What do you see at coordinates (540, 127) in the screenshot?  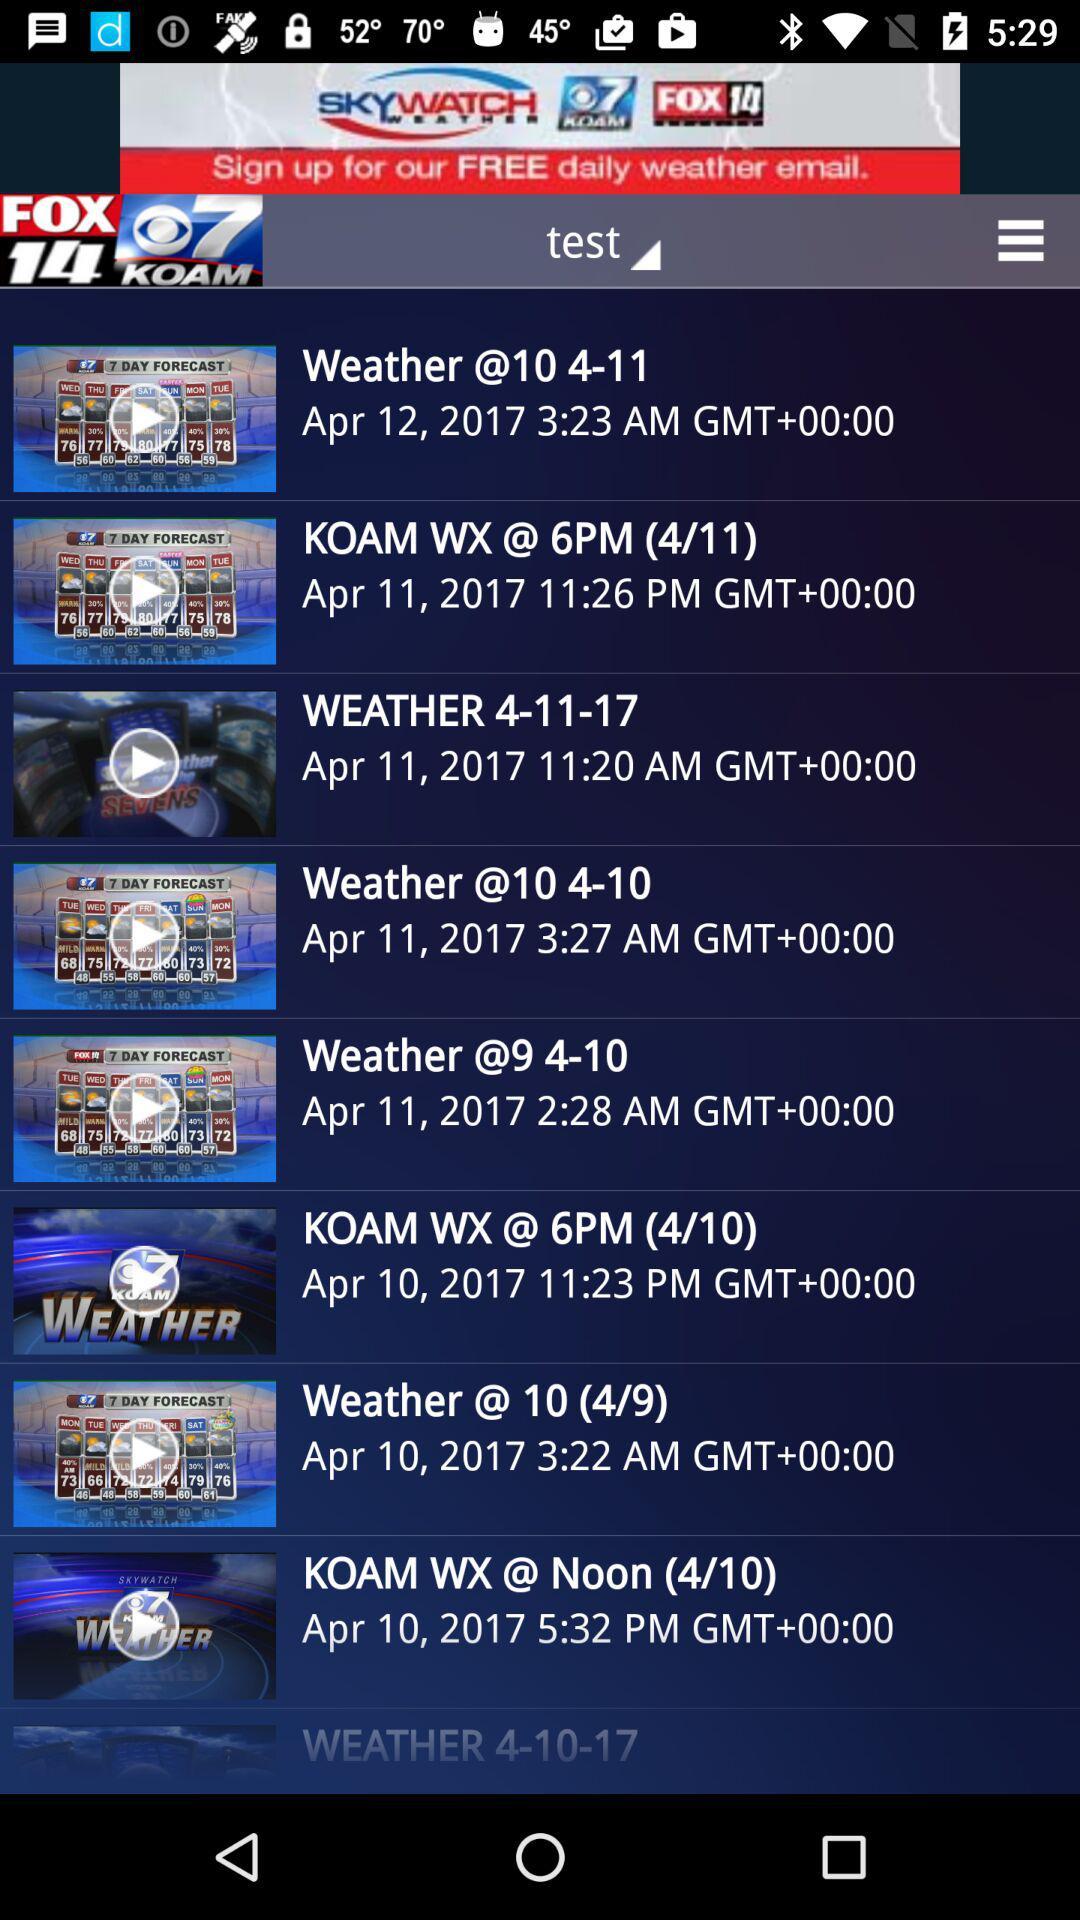 I see `visit advertised site` at bounding box center [540, 127].